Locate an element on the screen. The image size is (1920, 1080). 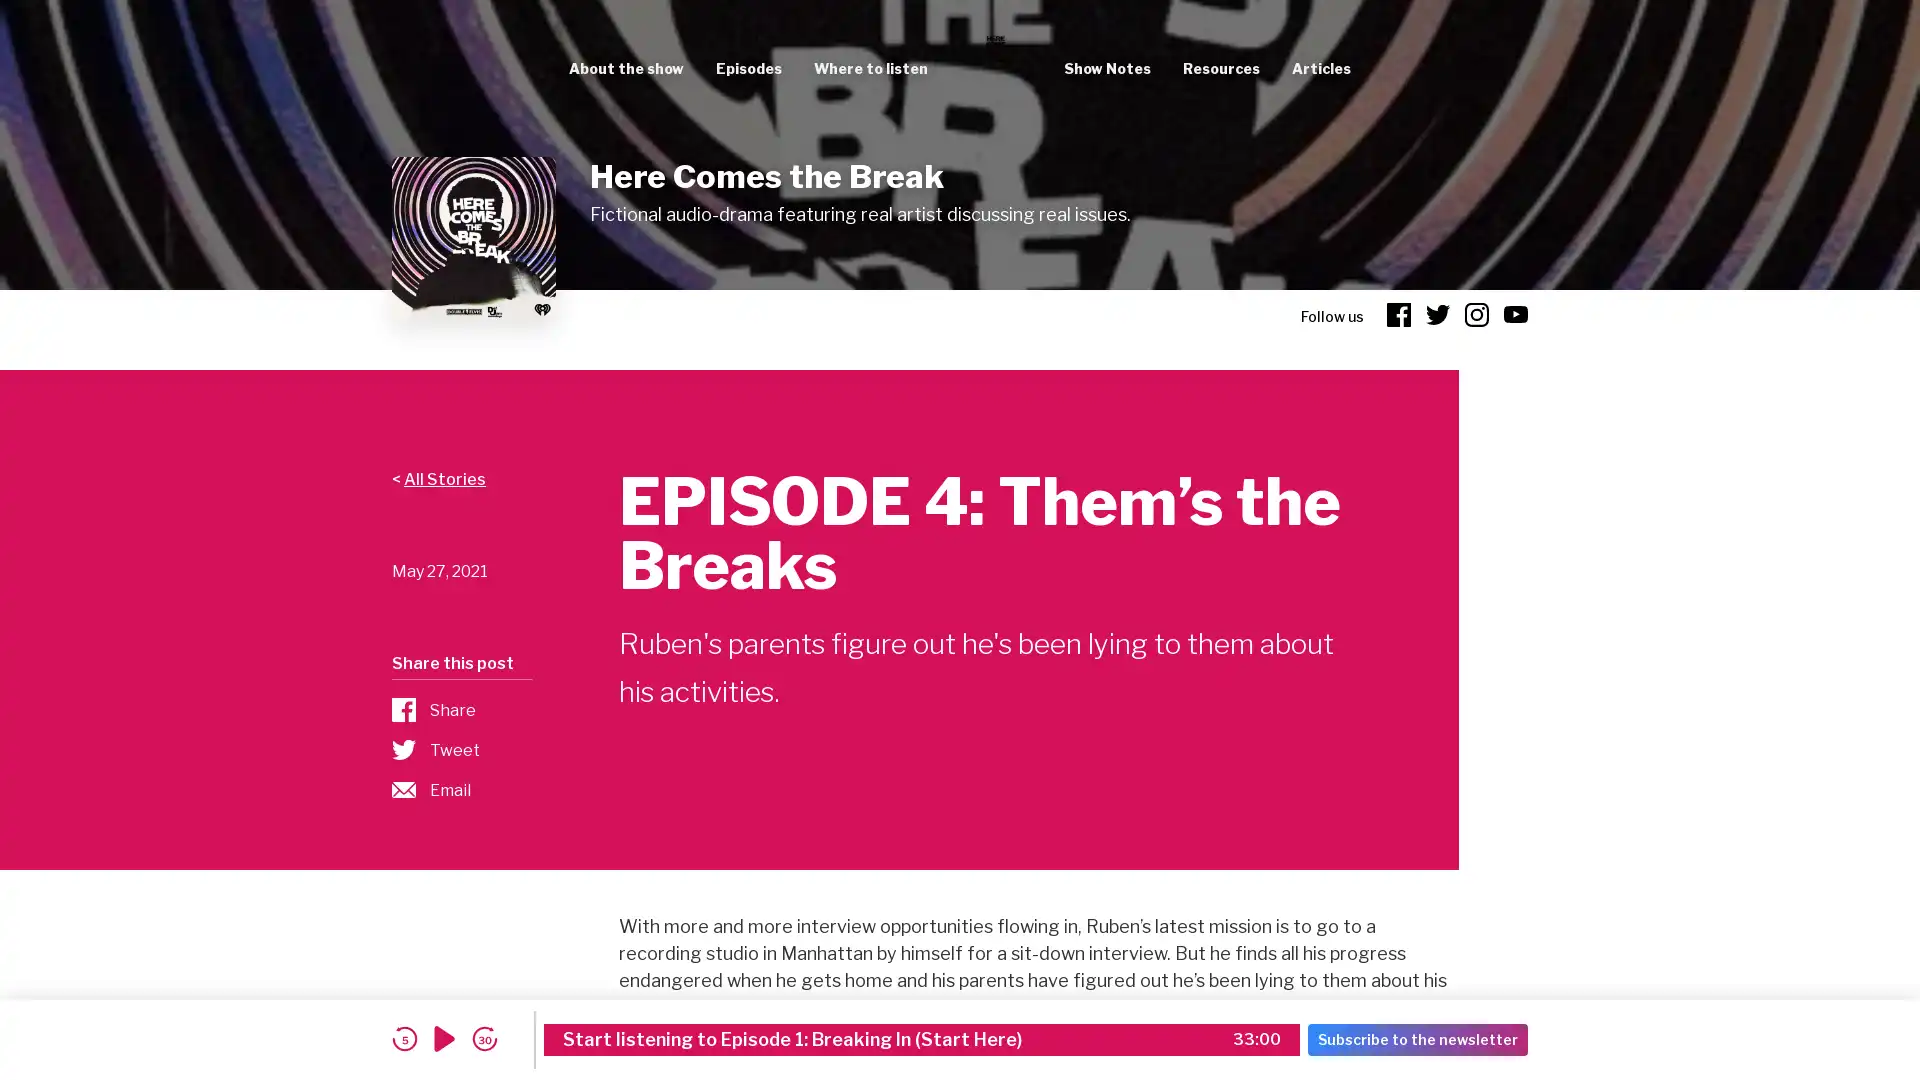
skip back 5 seconds is located at coordinates (403, 1038).